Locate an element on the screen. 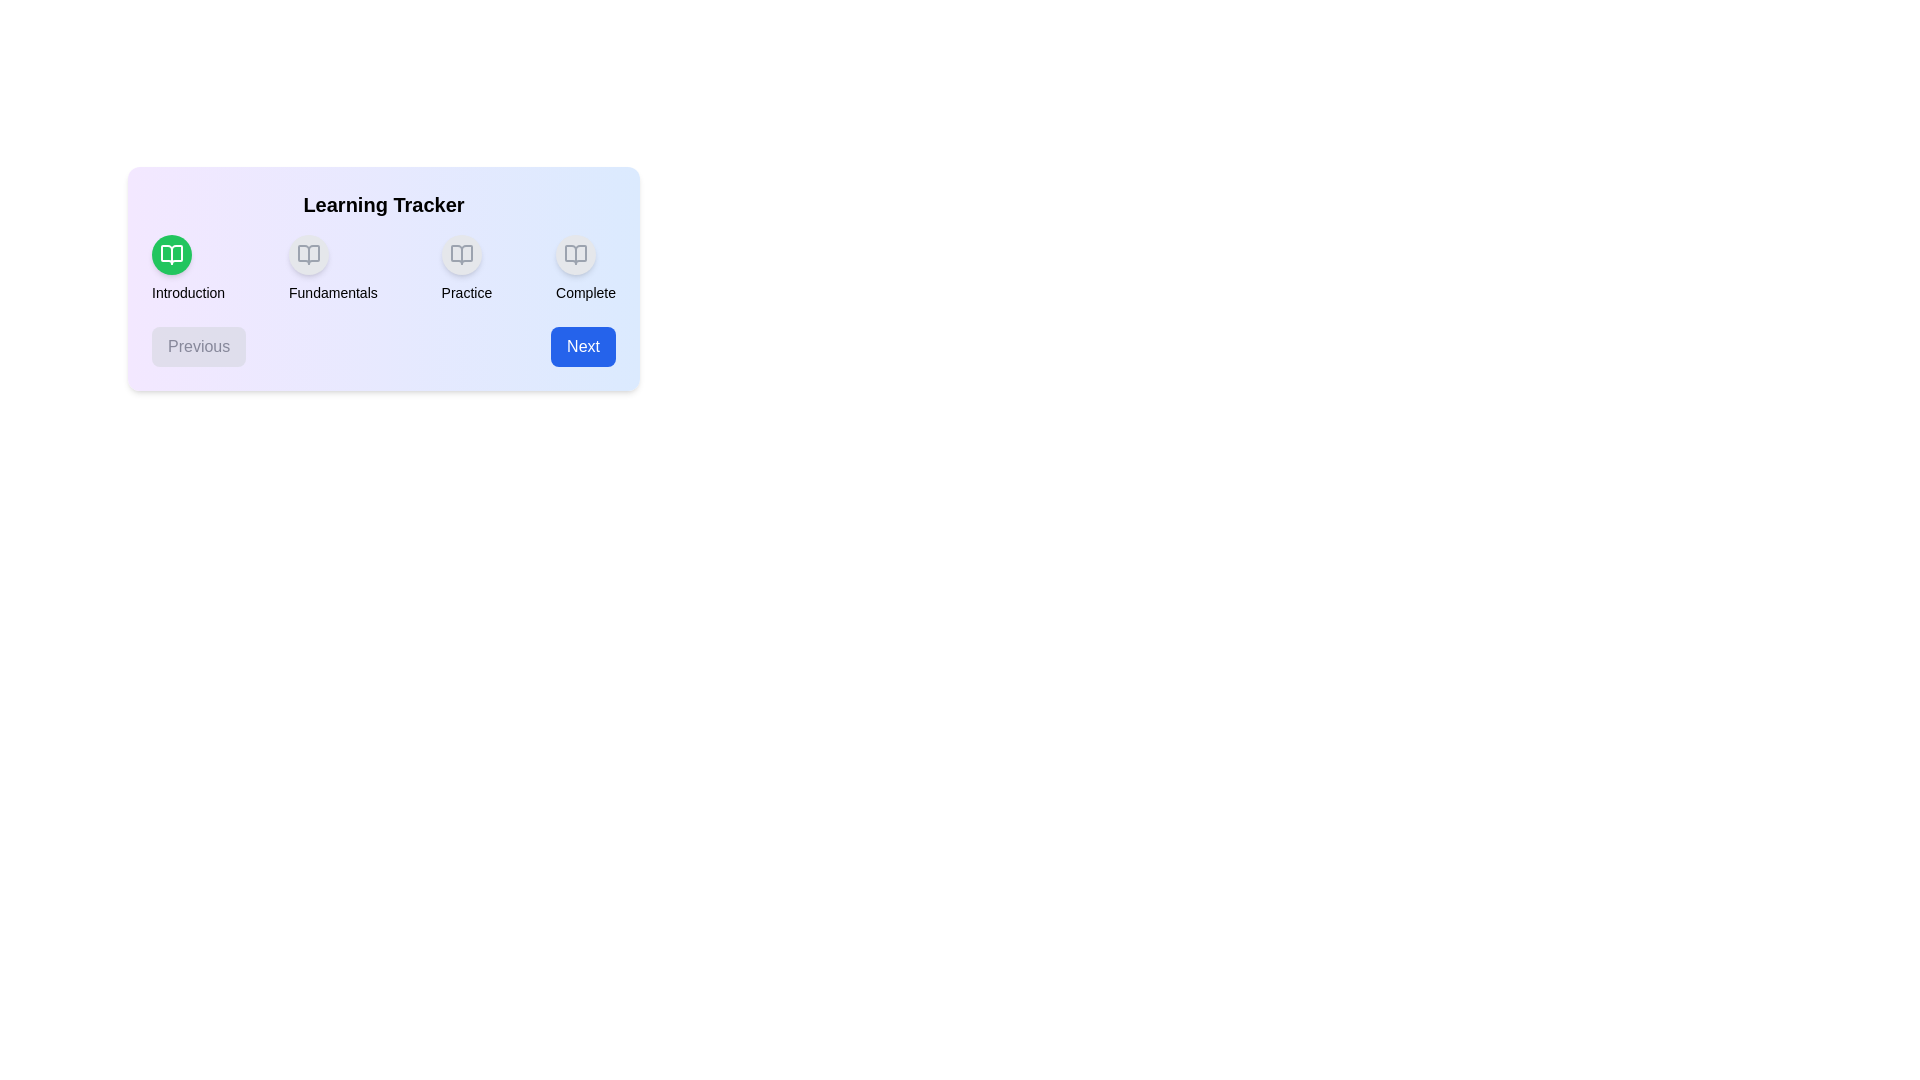 This screenshot has height=1080, width=1920. the 'Complete' progress state element, which is the fourth item in a horizontally aligned sequence indicating task completion is located at coordinates (584, 268).